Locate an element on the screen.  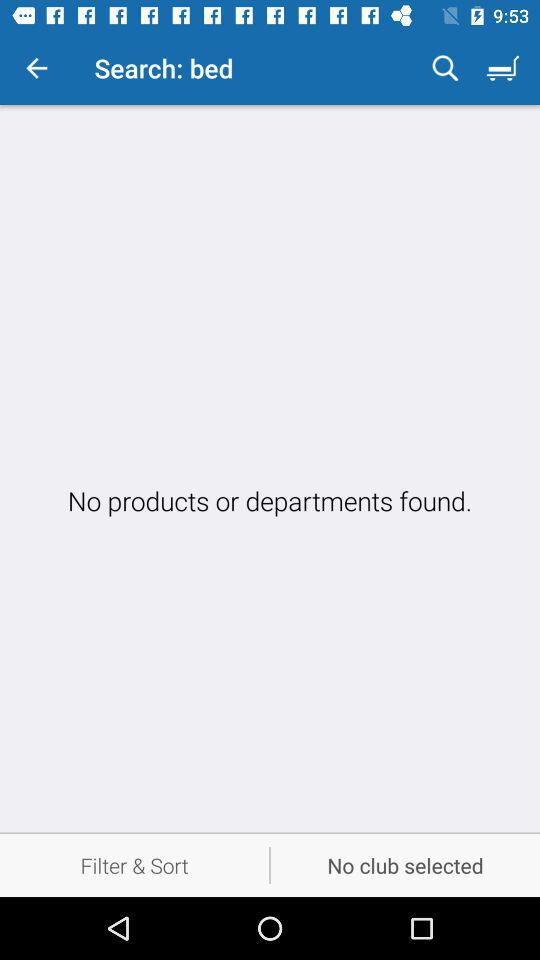
the icon next to the search: bed icon is located at coordinates (445, 68).